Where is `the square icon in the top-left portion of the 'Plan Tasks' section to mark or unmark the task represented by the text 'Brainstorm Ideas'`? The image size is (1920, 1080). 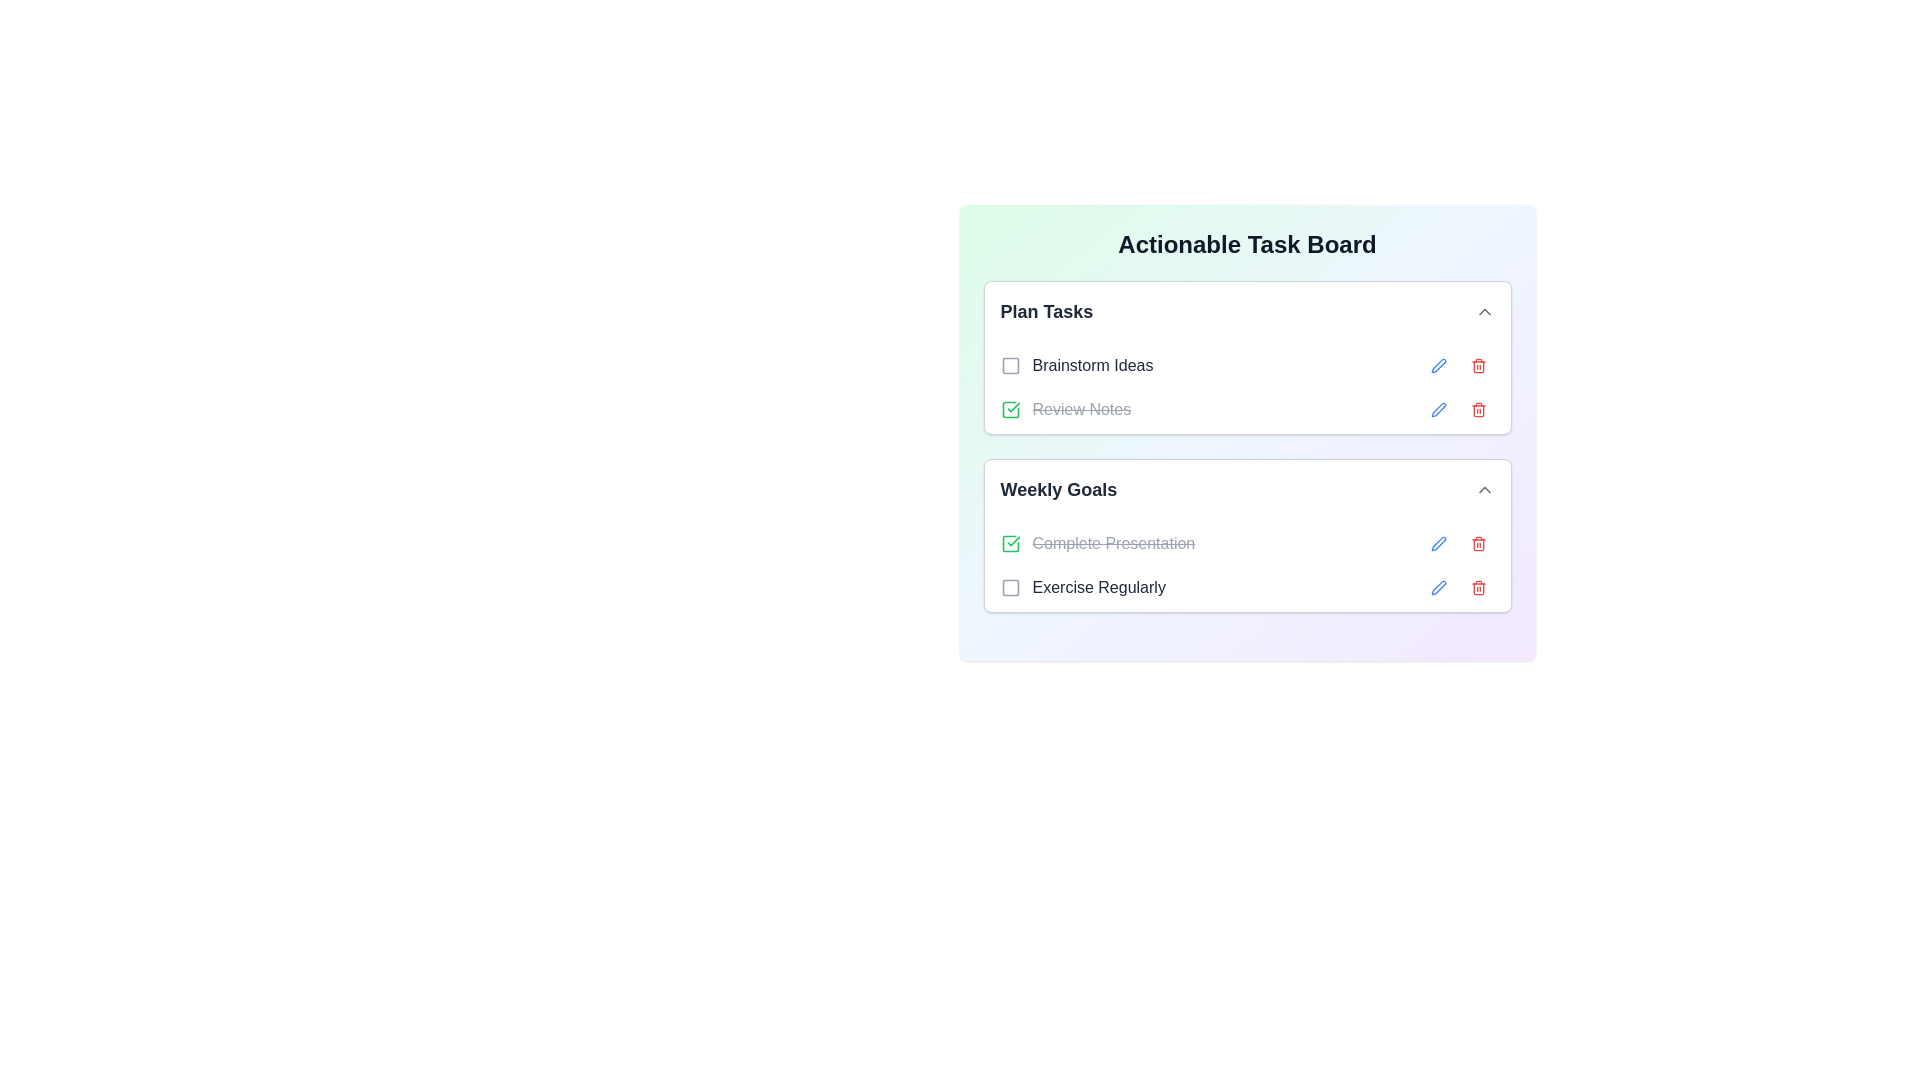
the square icon in the top-left portion of the 'Plan Tasks' section to mark or unmark the task represented by the text 'Brainstorm Ideas' is located at coordinates (1010, 366).